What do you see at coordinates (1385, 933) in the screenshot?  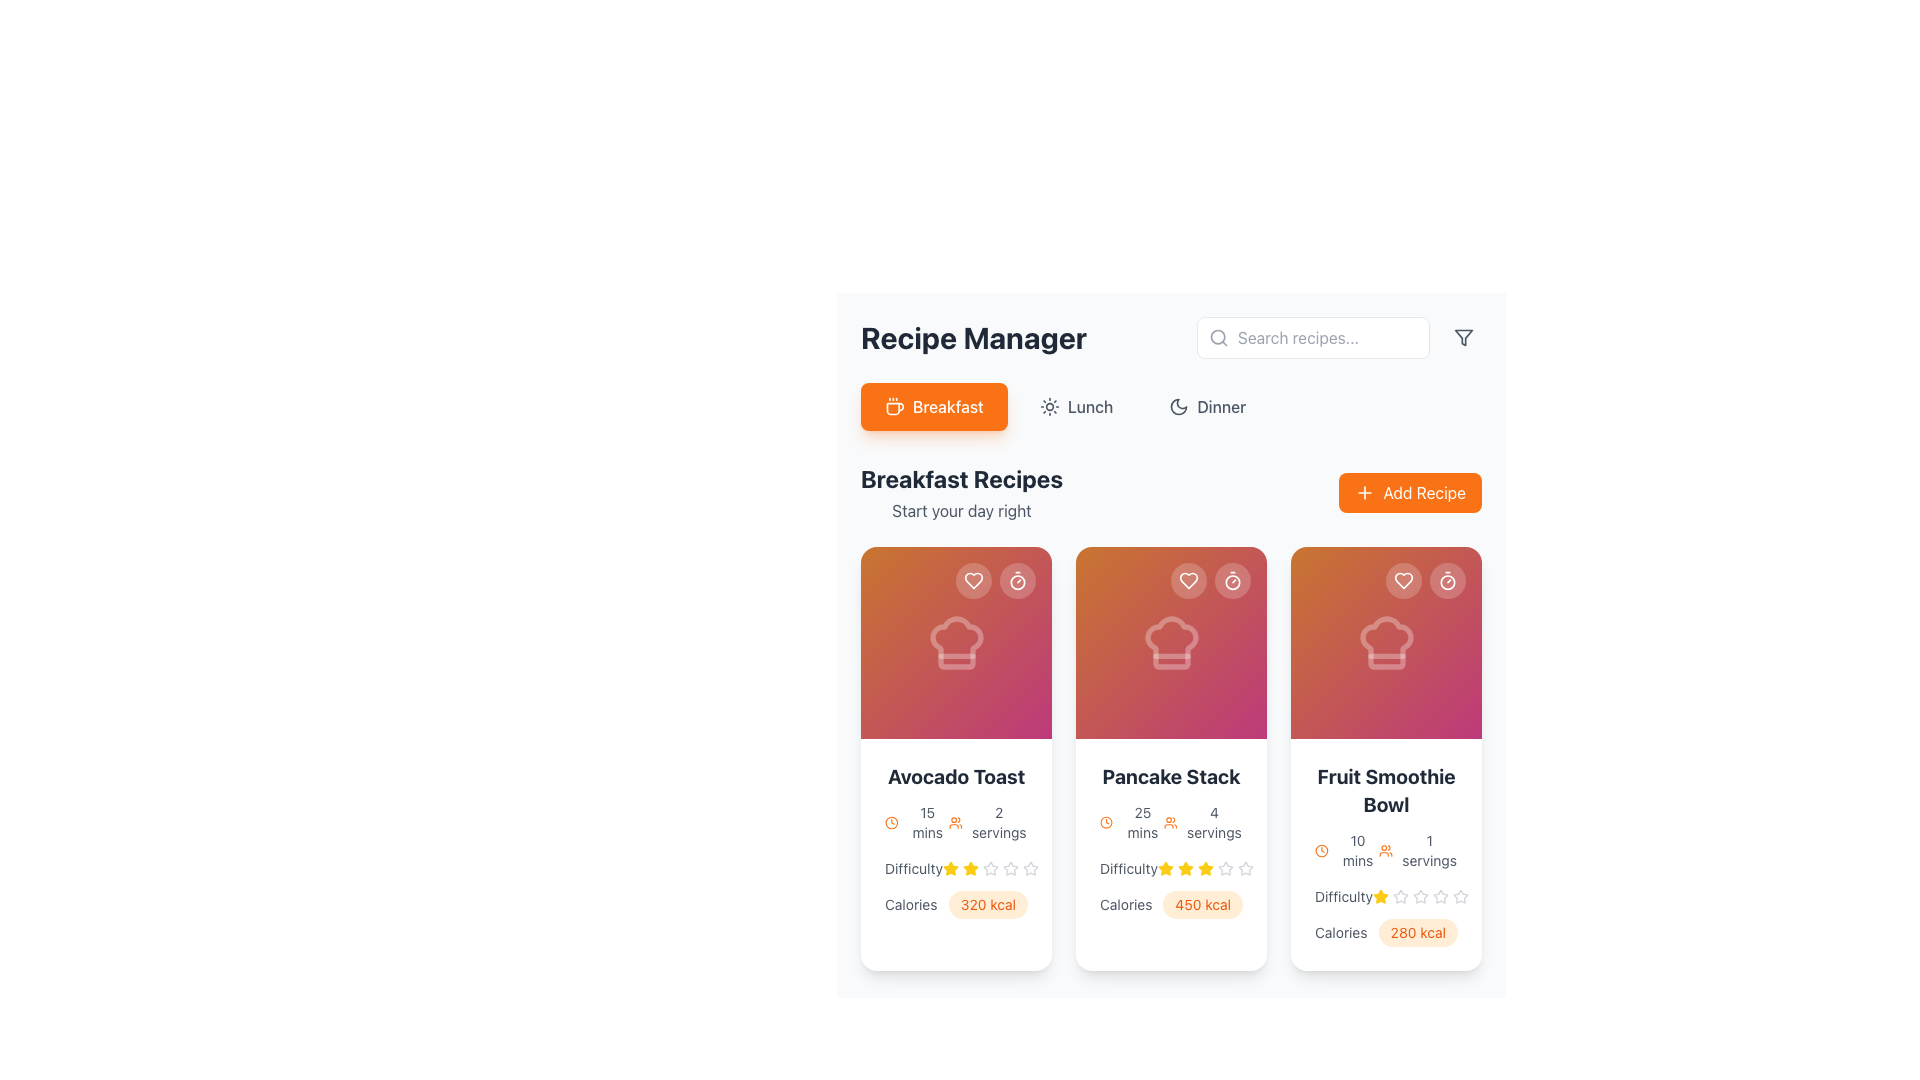 I see `text within the 'Calories' label displaying '280 kcal' in vibrant orange, located at the bottom of the 'Fruit Smoothie Bowl' recipe card` at bounding box center [1385, 933].